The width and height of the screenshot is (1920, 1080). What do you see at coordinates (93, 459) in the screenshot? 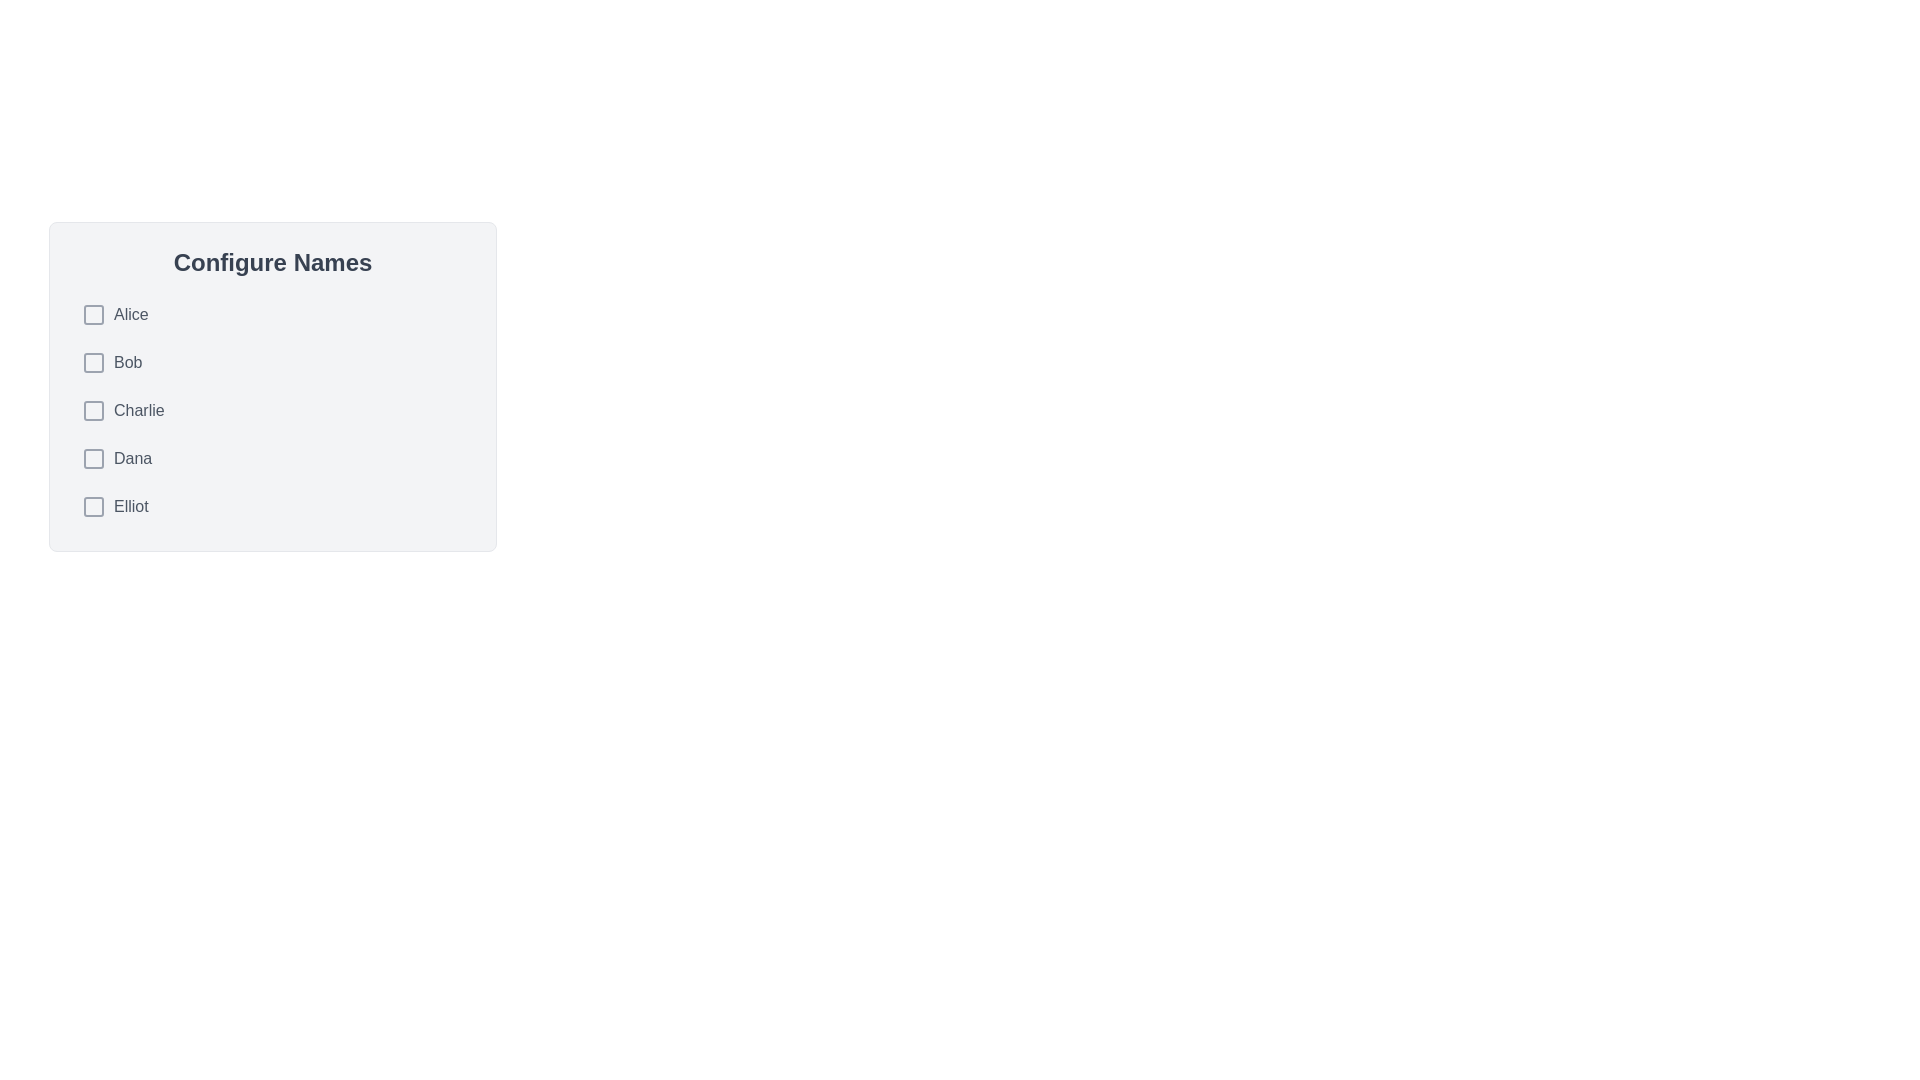
I see `the checkbox associated with the option labeled 'Dana'` at bounding box center [93, 459].